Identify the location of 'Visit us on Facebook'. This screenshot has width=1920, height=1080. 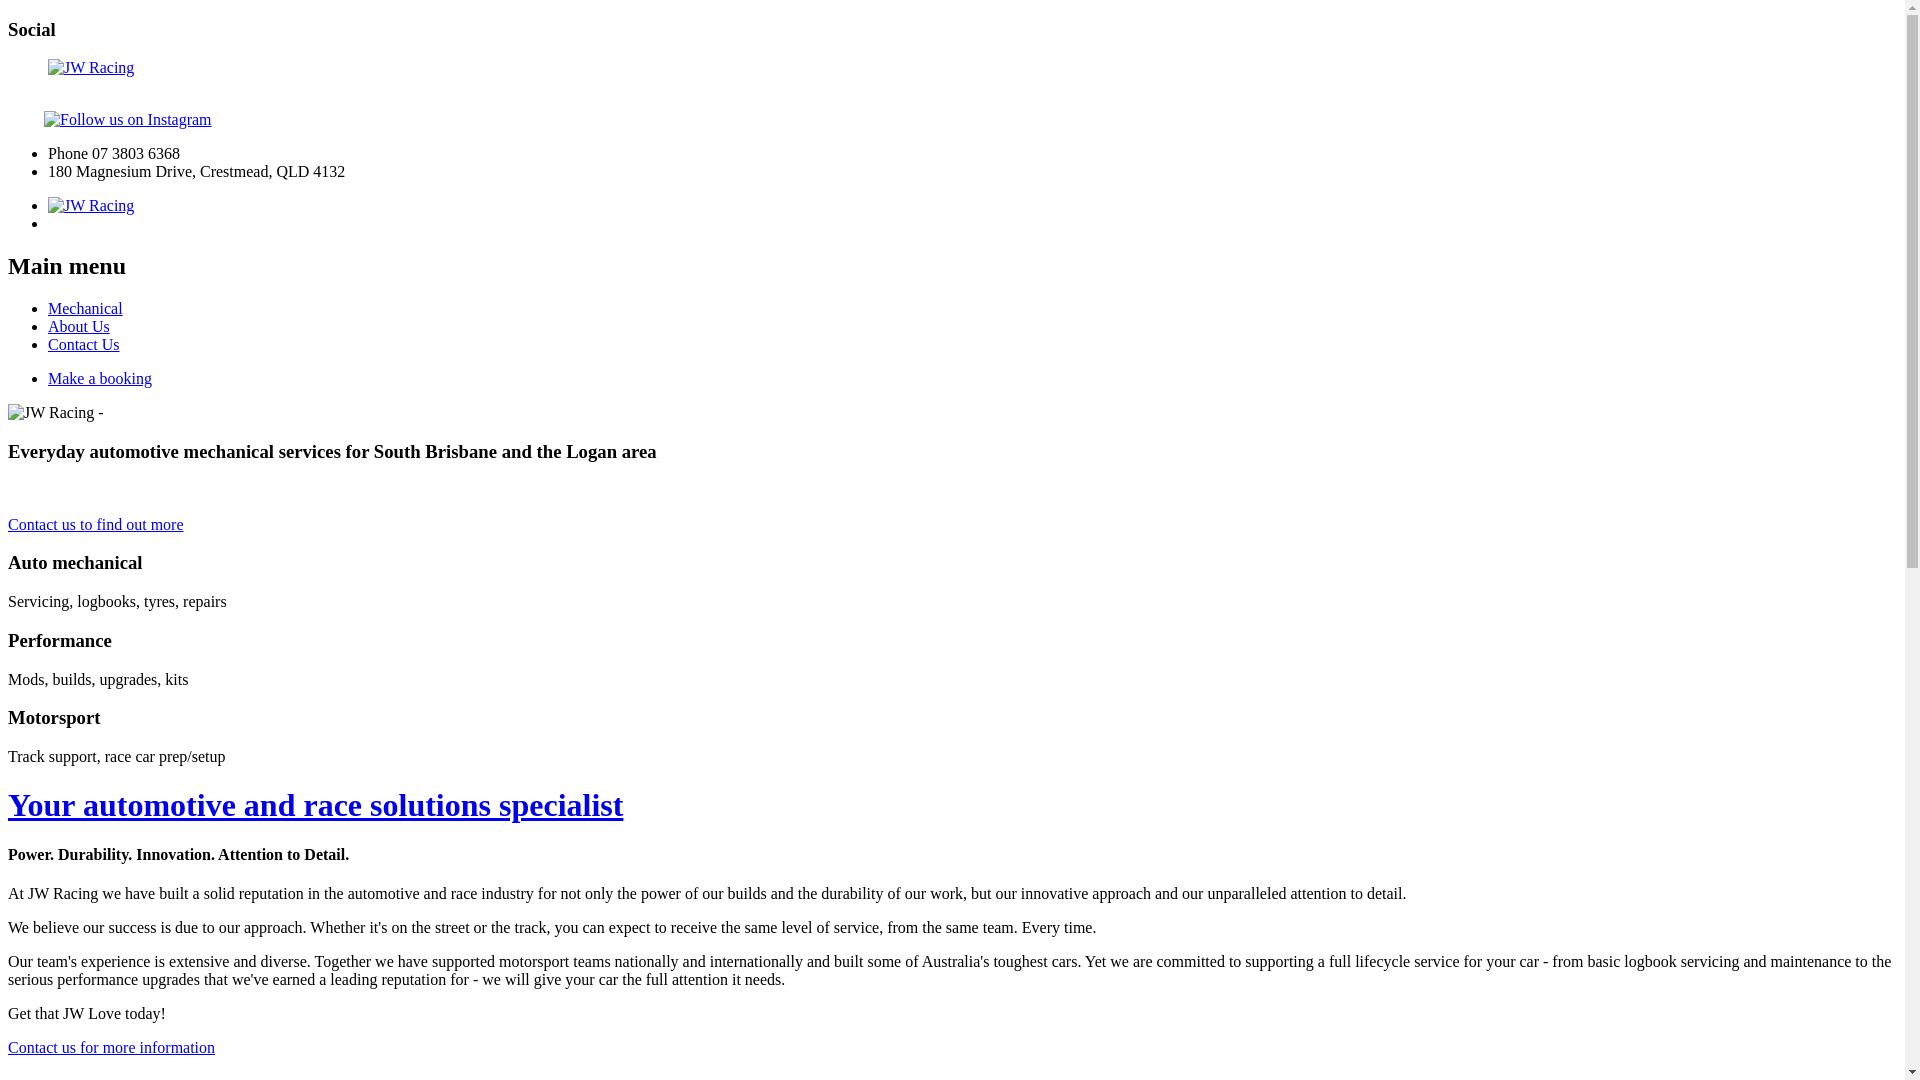
(24, 119).